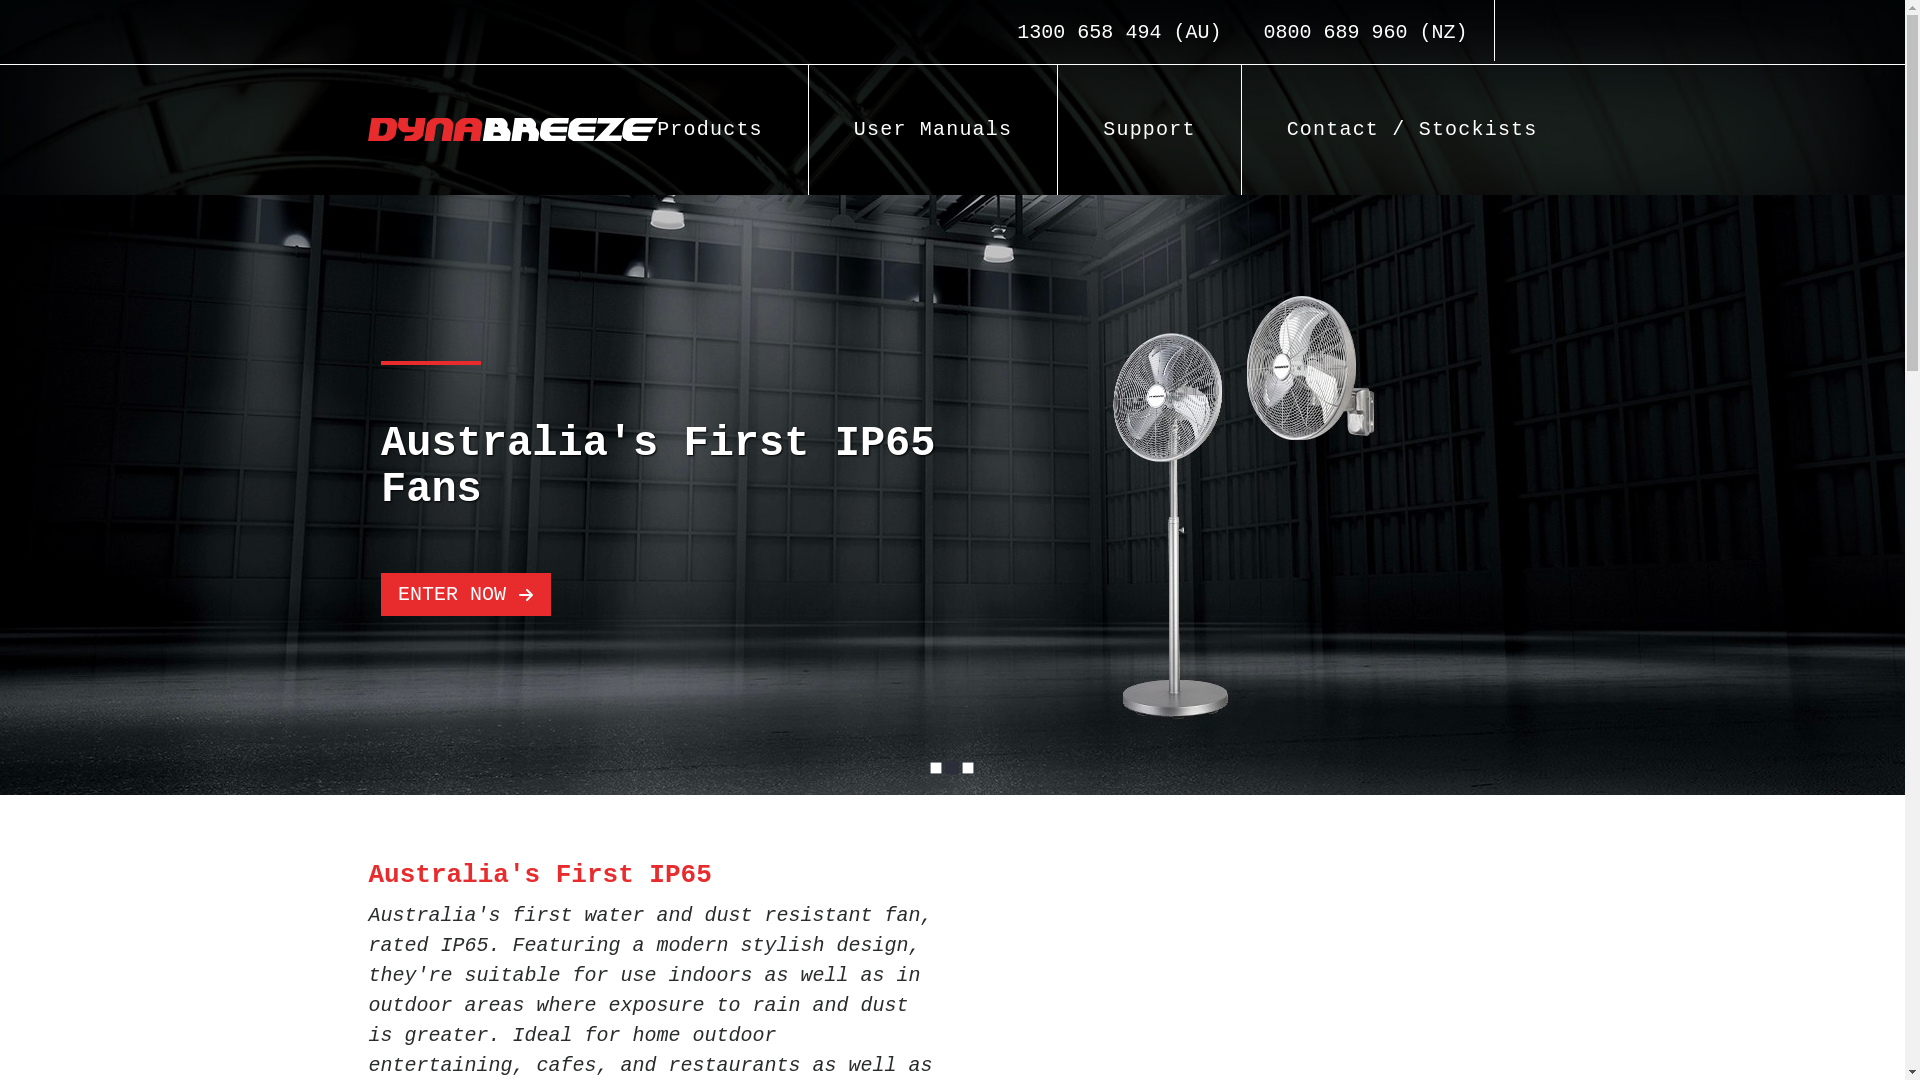 The image size is (1920, 1080). Describe the element at coordinates (1117, 32) in the screenshot. I see `'1300 658 494 (AU)'` at that location.